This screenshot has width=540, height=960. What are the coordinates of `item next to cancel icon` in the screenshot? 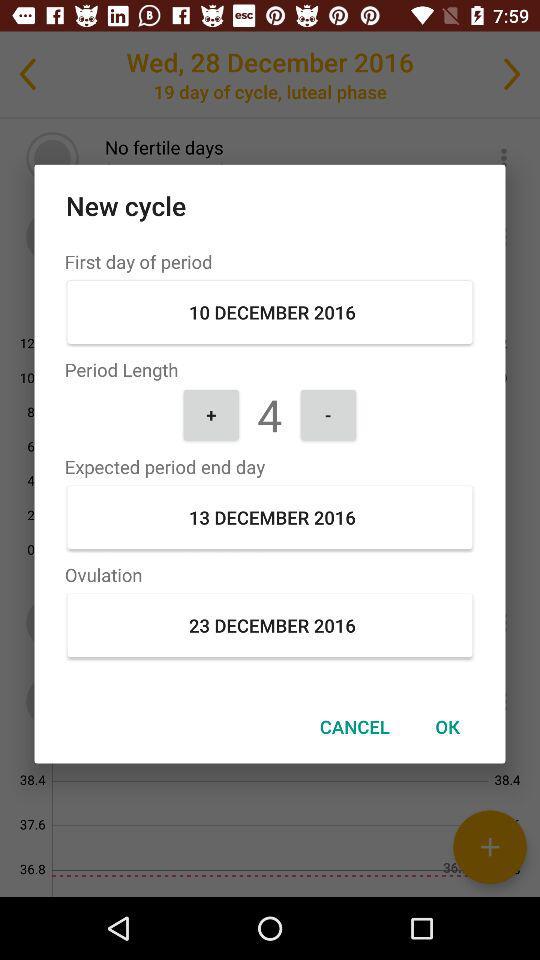 It's located at (447, 725).